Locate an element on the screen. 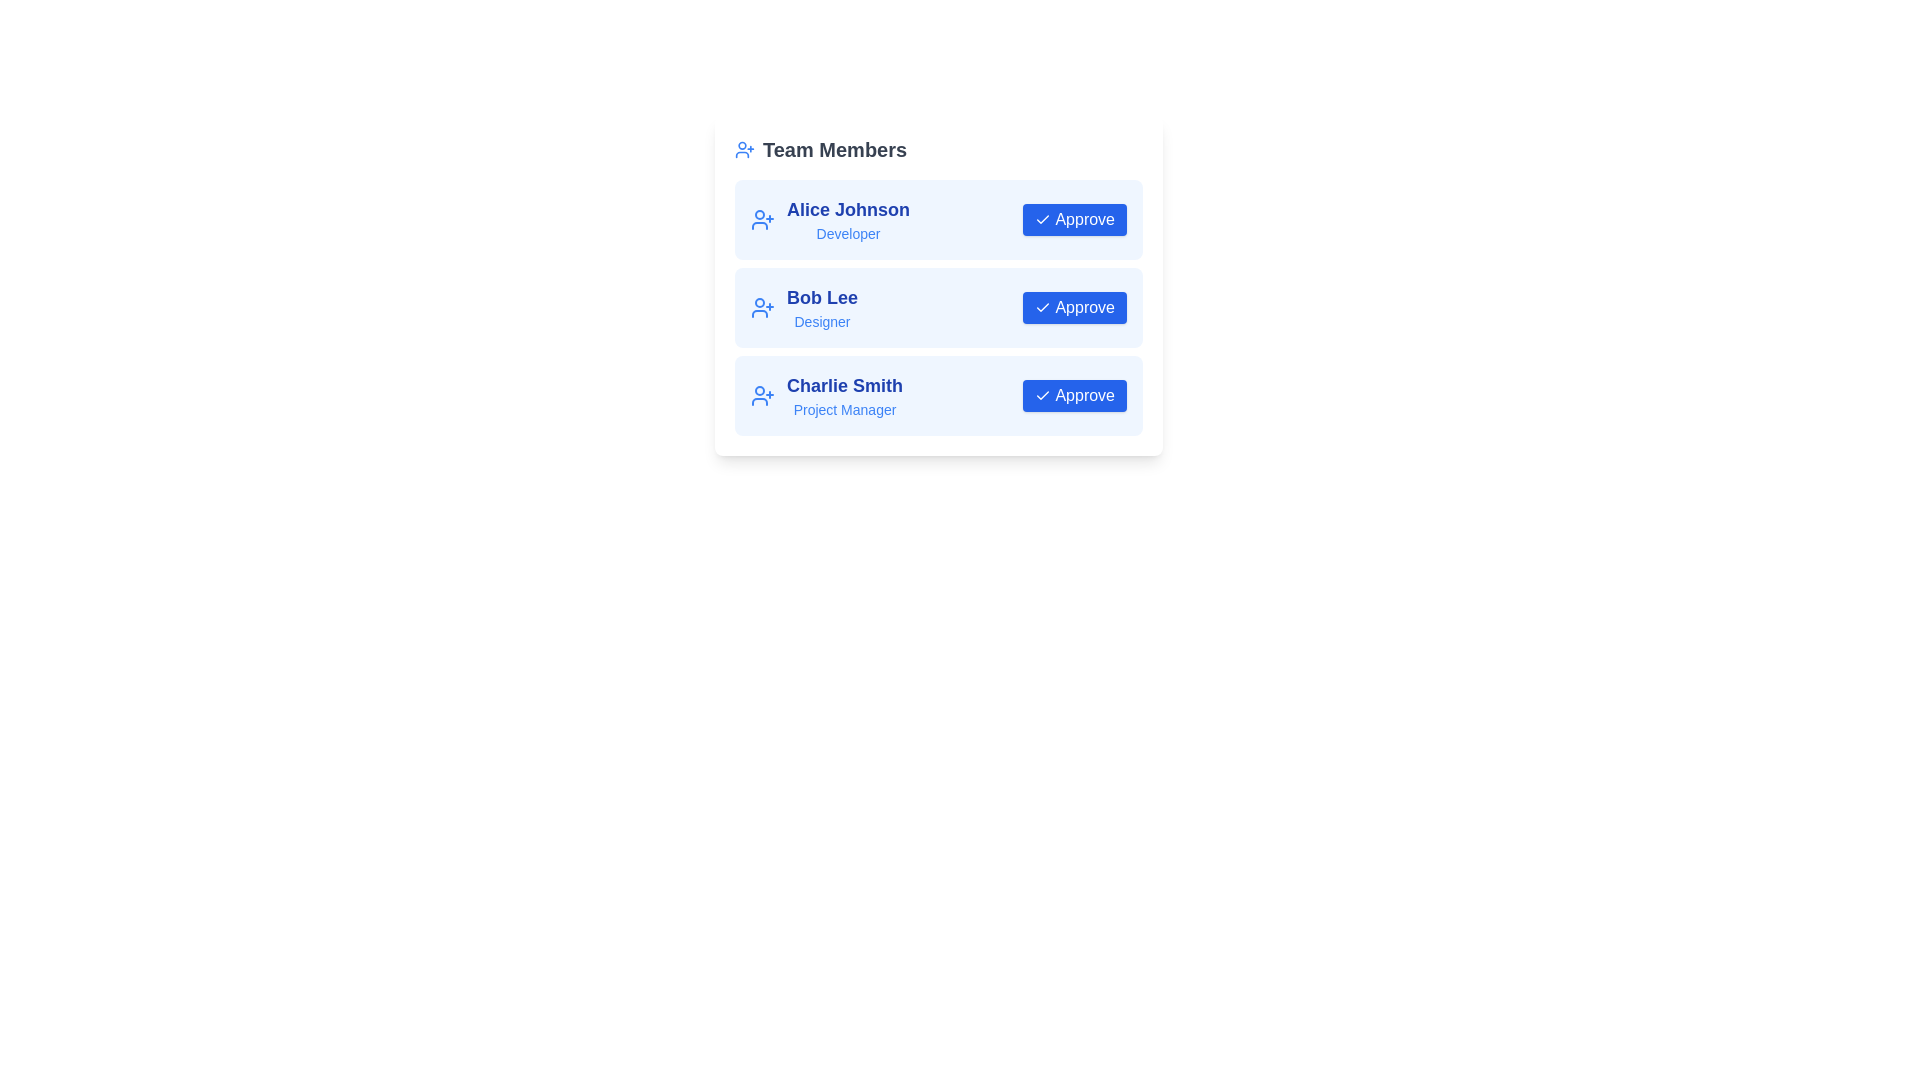 This screenshot has height=1080, width=1920. the interactive button of the second team member's profile in the 'Team Members' card is located at coordinates (938, 308).